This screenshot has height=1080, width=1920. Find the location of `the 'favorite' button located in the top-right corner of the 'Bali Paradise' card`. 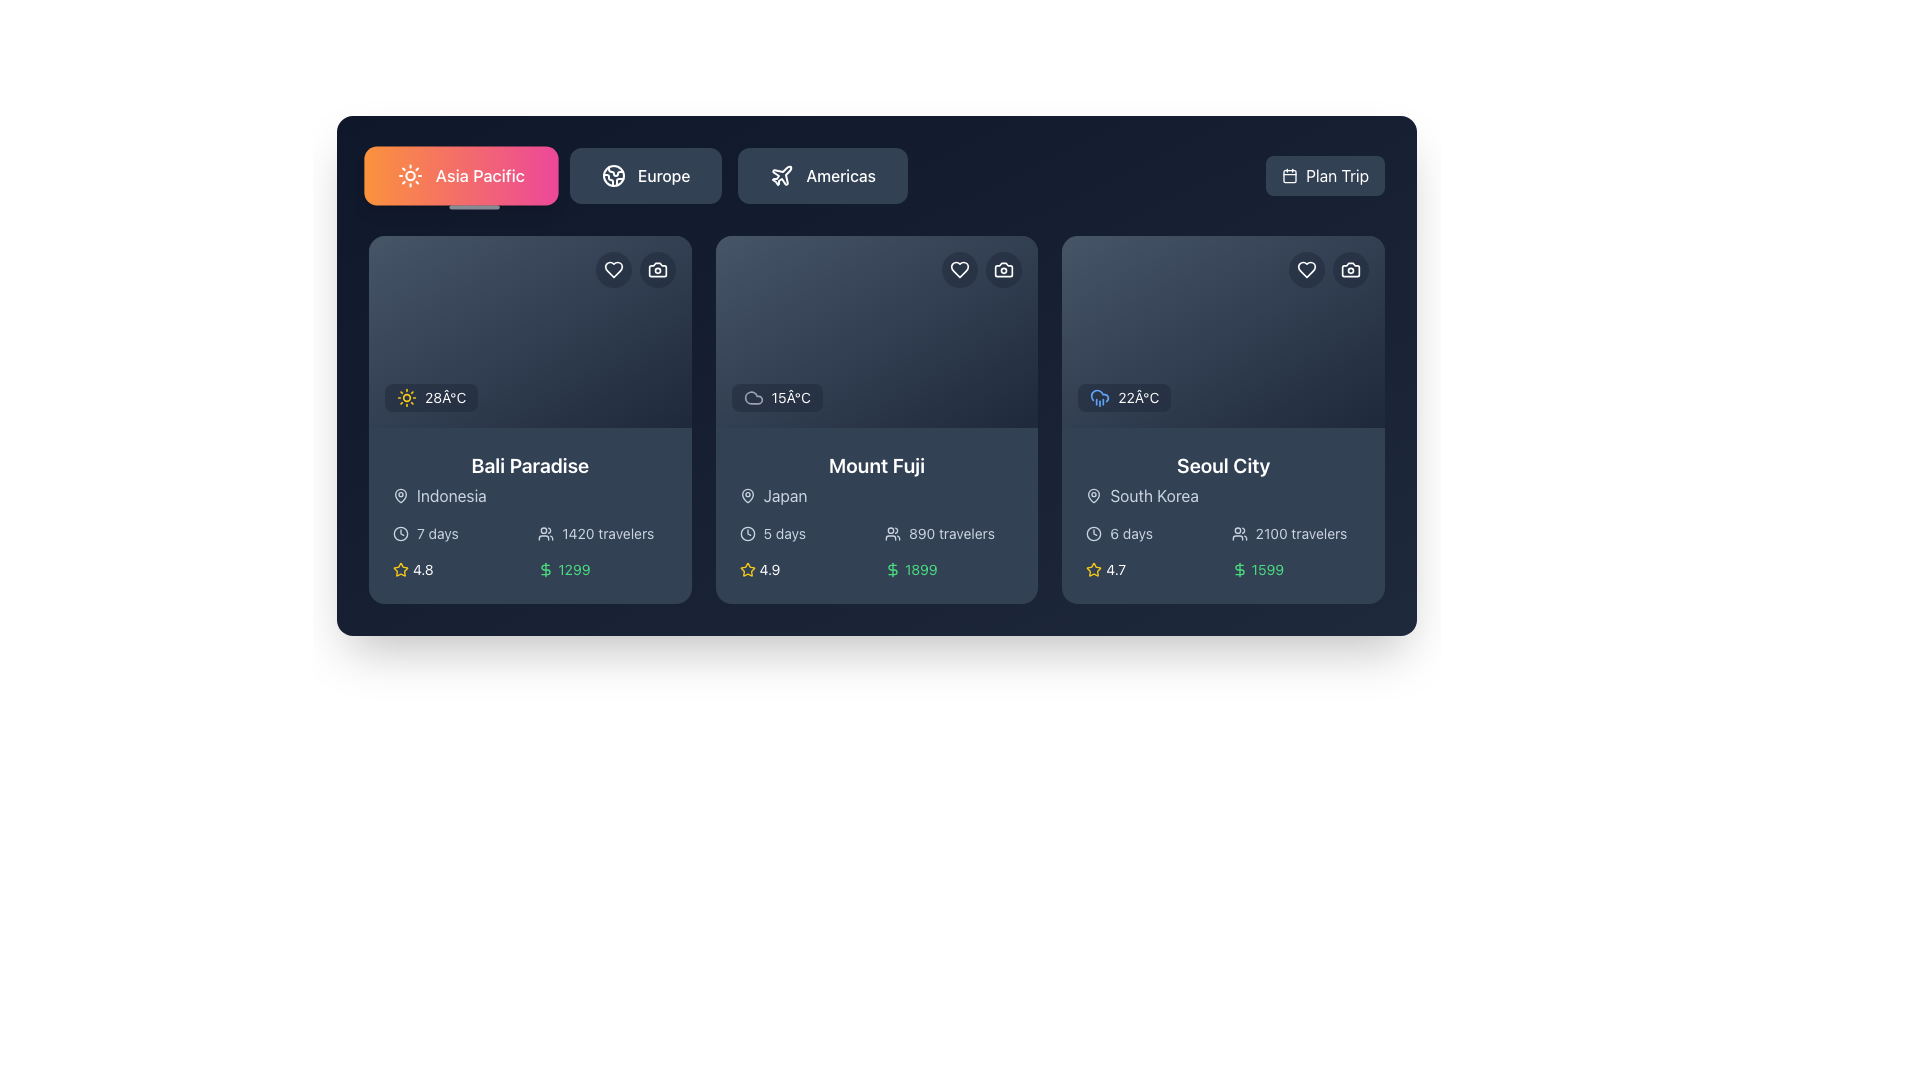

the 'favorite' button located in the top-right corner of the 'Bali Paradise' card is located at coordinates (612, 270).